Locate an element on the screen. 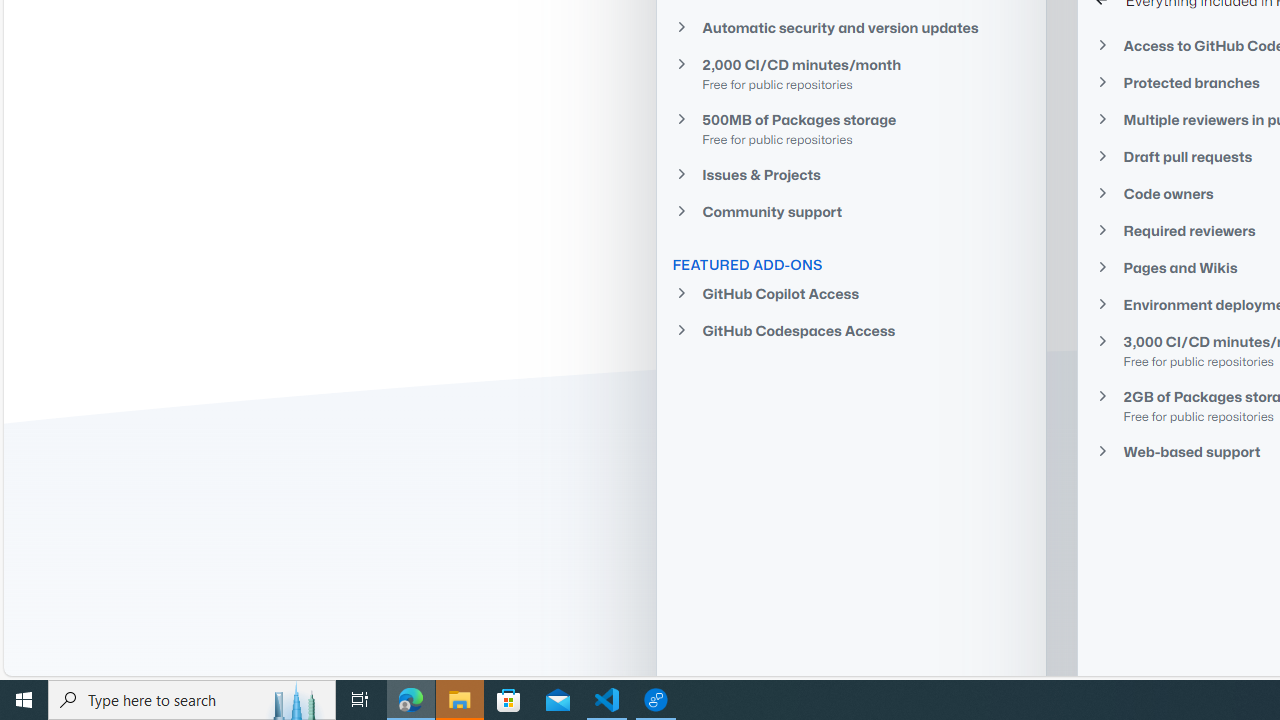  '2,000 CI/CD minutes/month Free for public repositories' is located at coordinates (851, 73).